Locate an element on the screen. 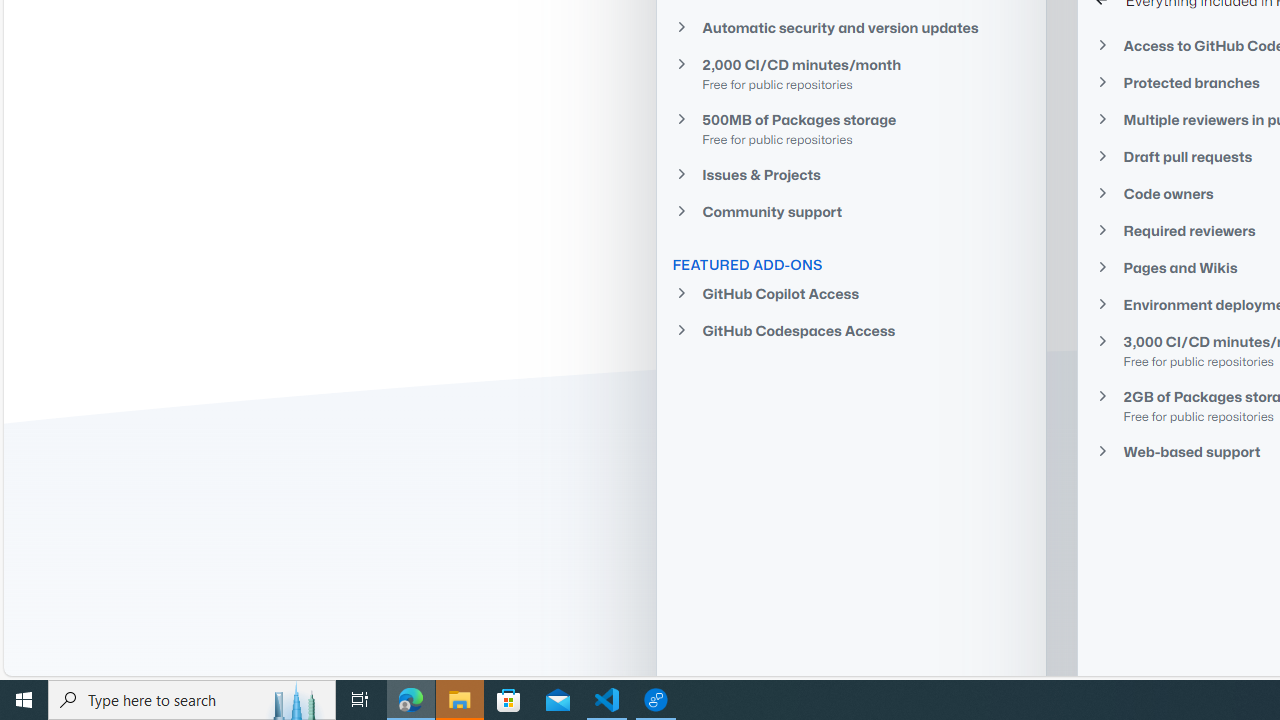  '2,000 CI/CD minutes/month Free for public repositories' is located at coordinates (851, 73).